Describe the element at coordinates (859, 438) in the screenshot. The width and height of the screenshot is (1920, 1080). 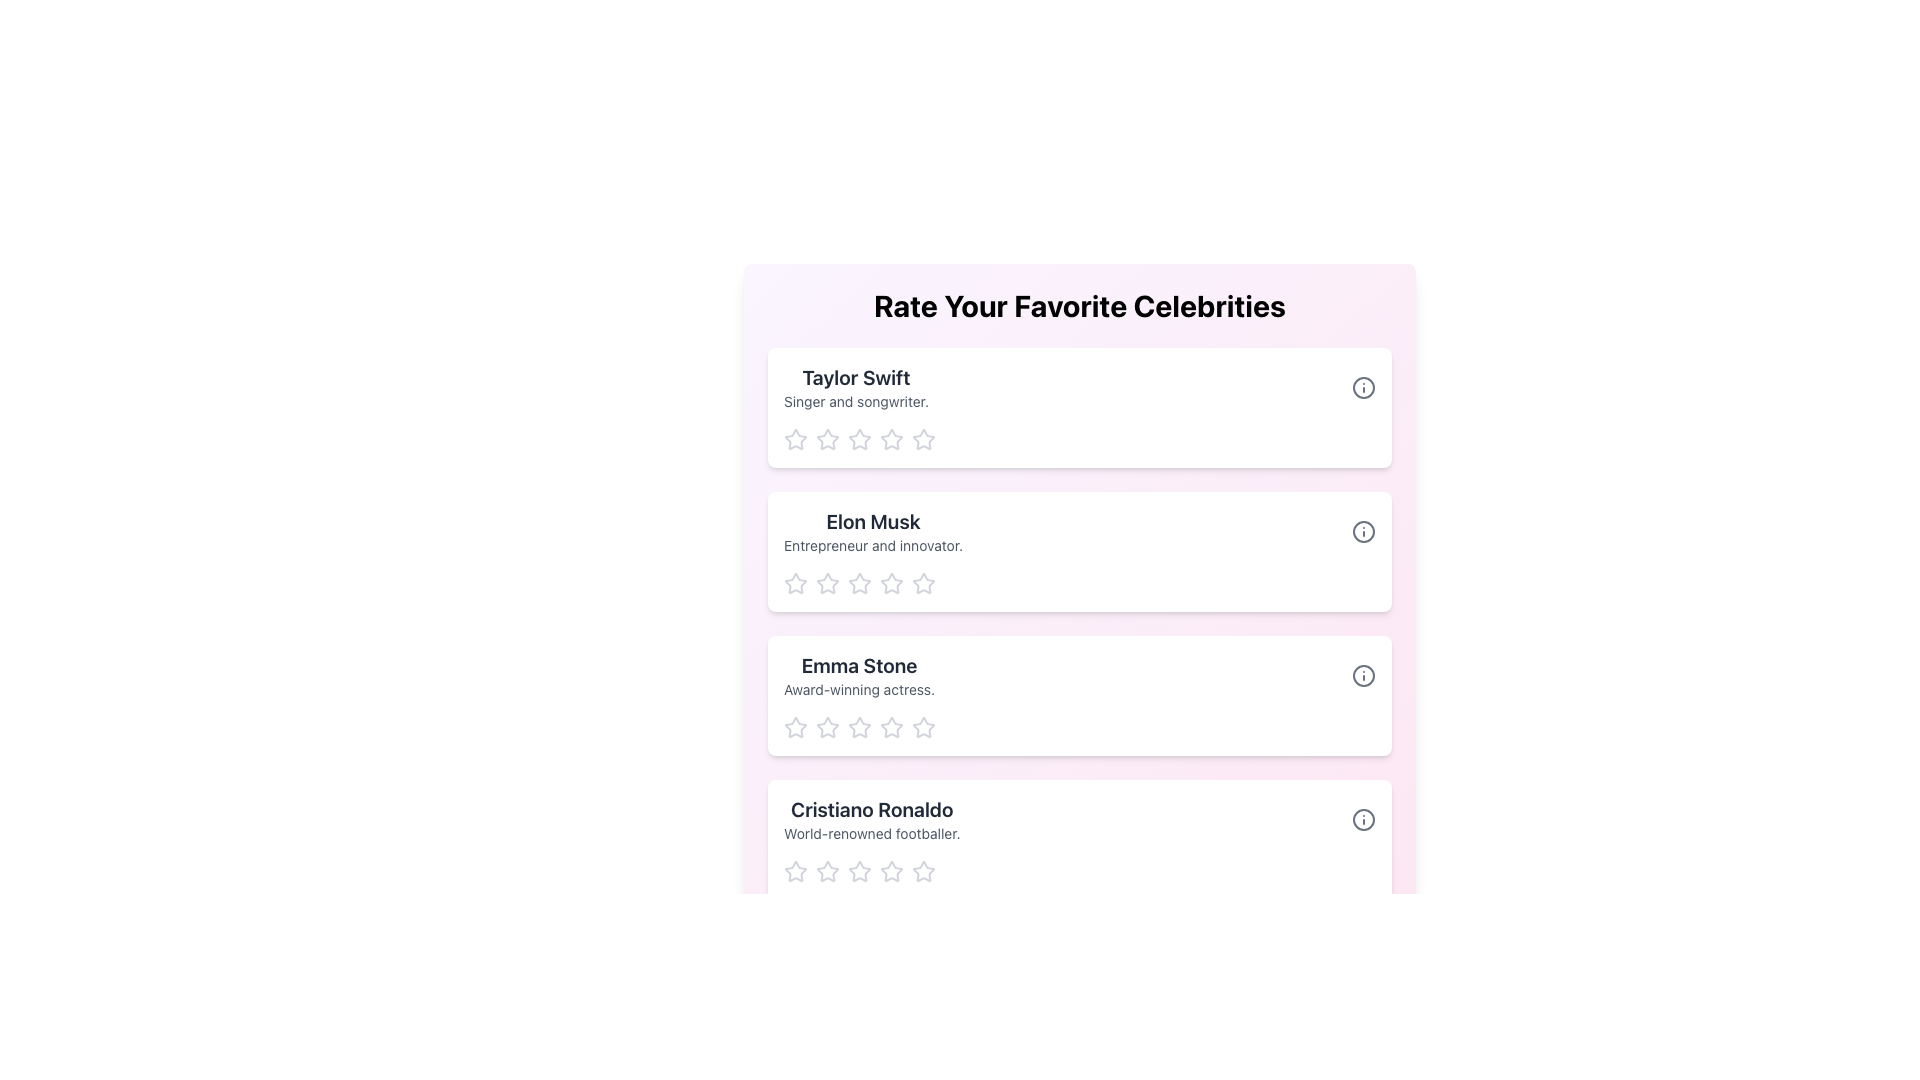
I see `the third Rating Star Icon for the entry labeled 'Taylor Swift'` at that location.